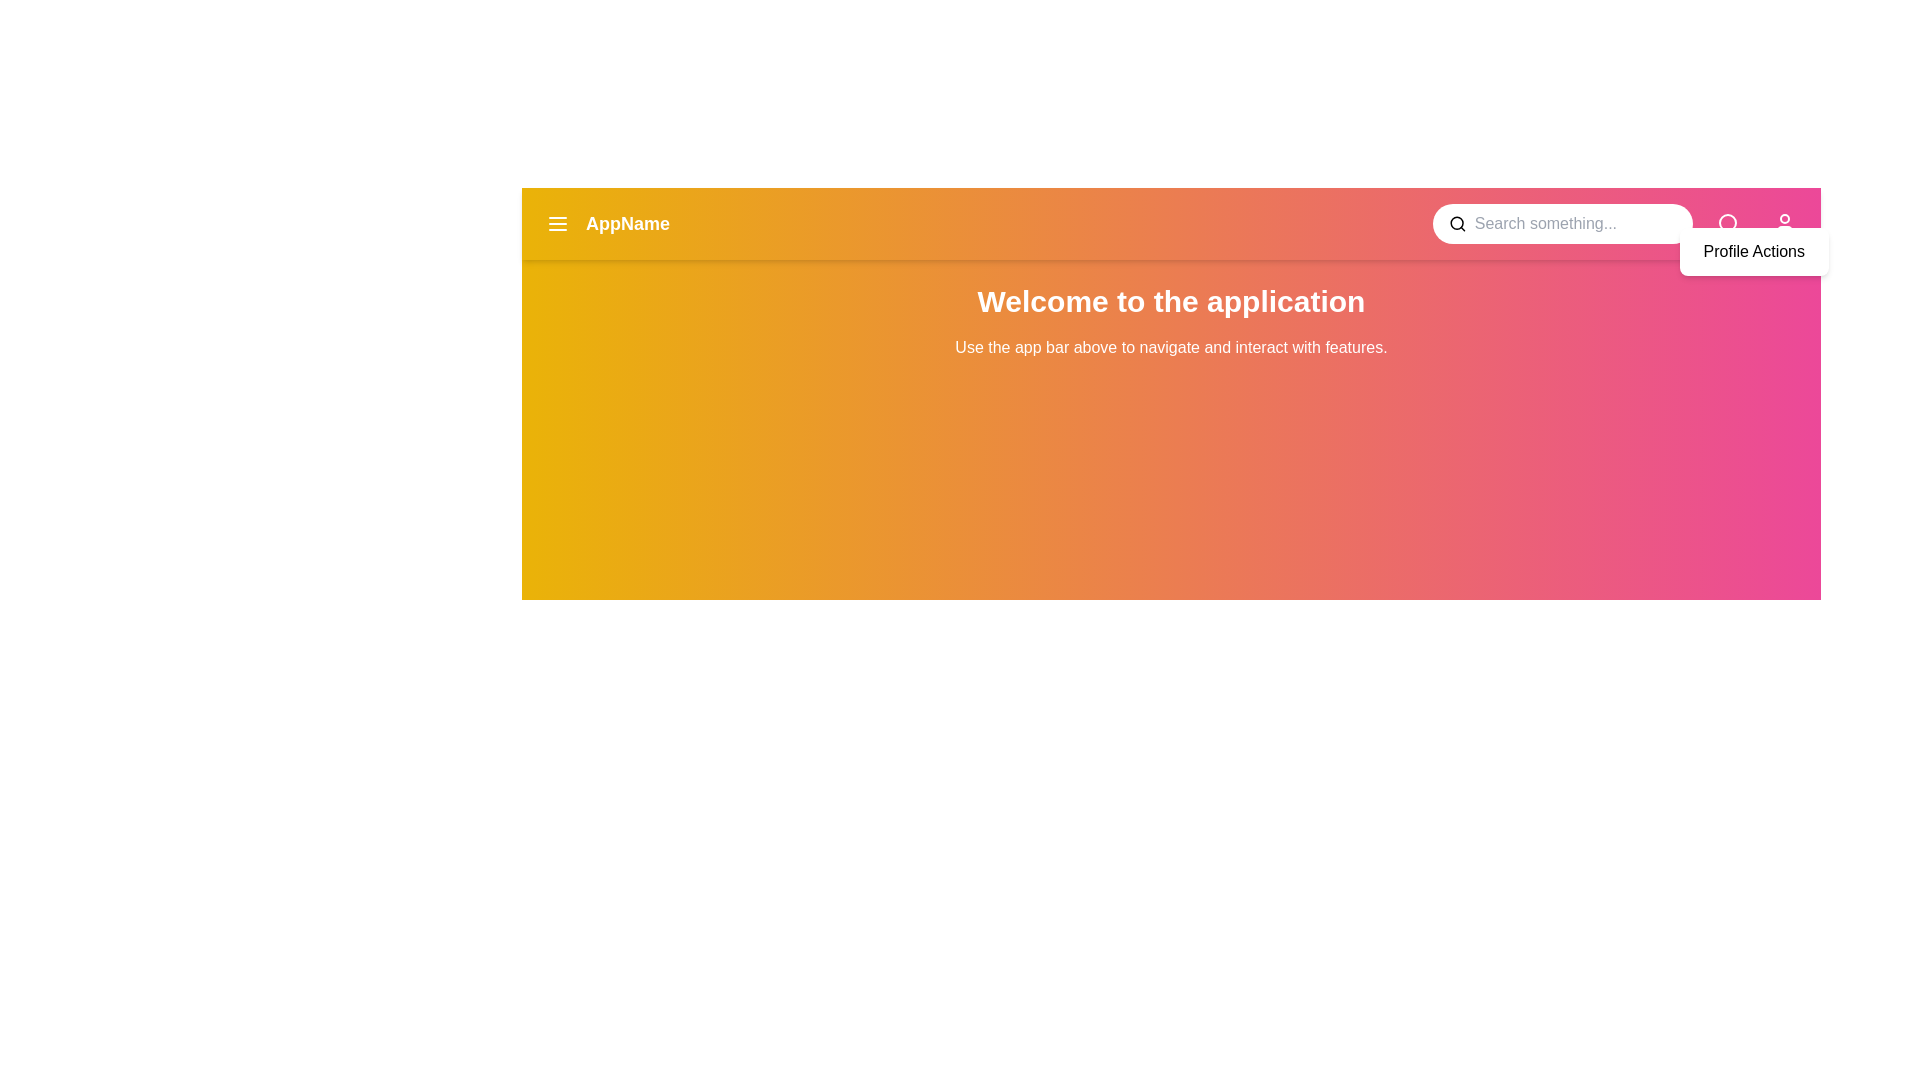 The width and height of the screenshot is (1920, 1080). What do you see at coordinates (557, 223) in the screenshot?
I see `the menu icon to toggle the drawer menu` at bounding box center [557, 223].